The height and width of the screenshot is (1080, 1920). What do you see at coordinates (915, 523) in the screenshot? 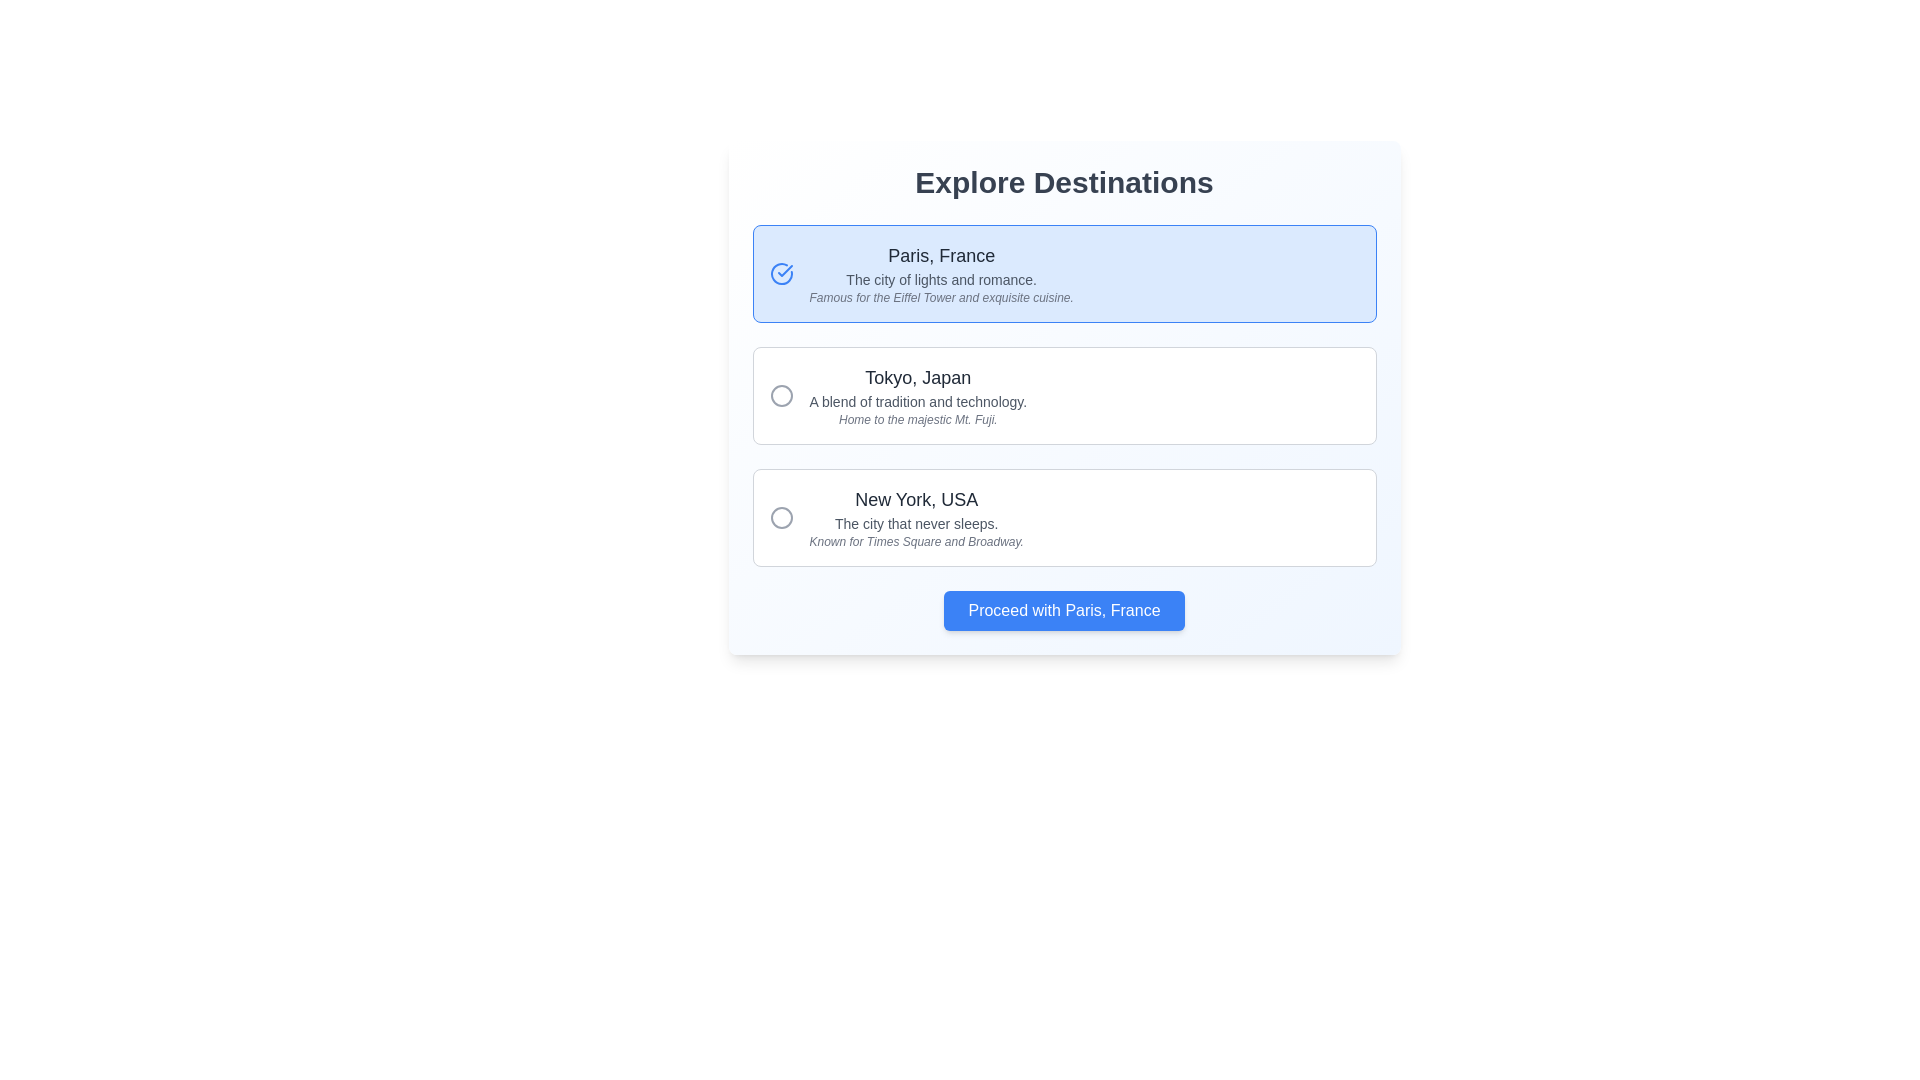
I see `the static text element that reads 'The city that never sleeps.', styled with smaller, gray-colored text, located beneath 'New York, USA'` at bounding box center [915, 523].